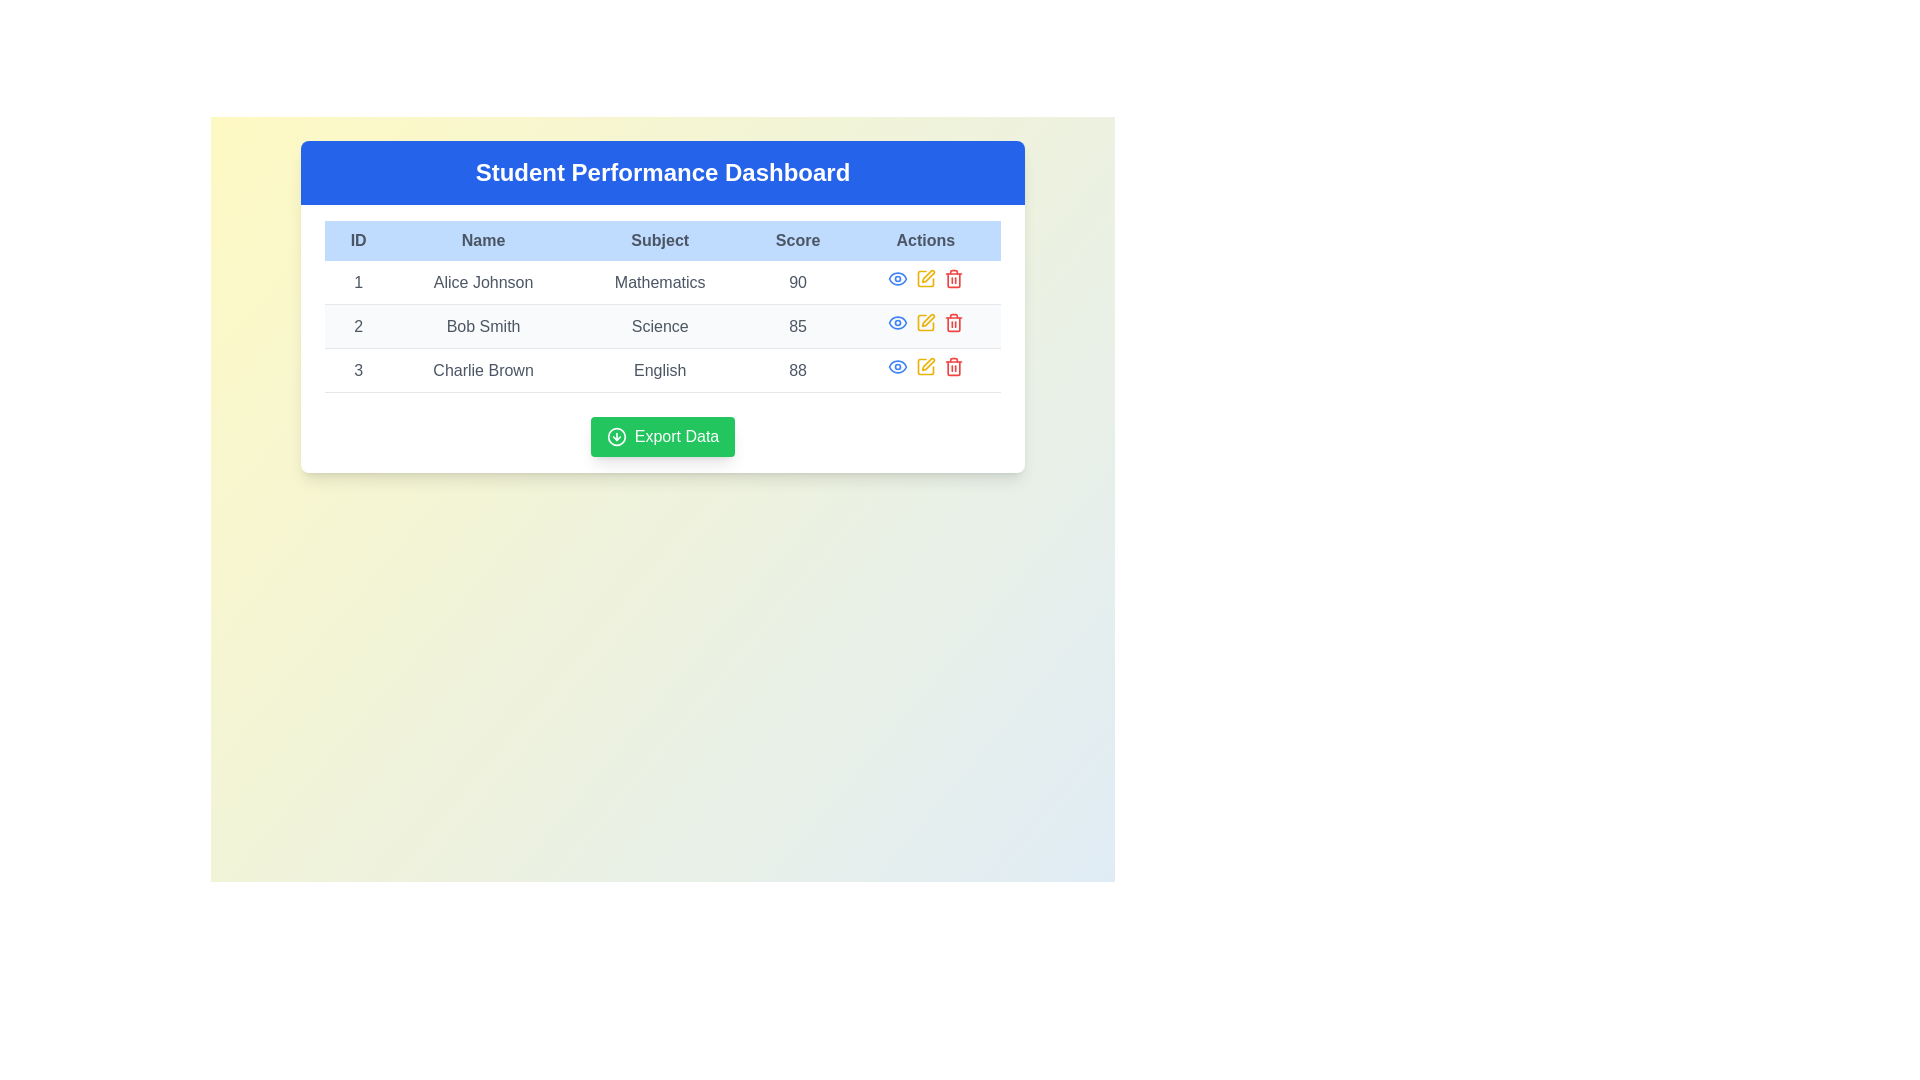 This screenshot has height=1080, width=1920. Describe the element at coordinates (662, 435) in the screenshot. I see `the 'Export Data' button, which has a green background, rounded corners, and features a white bold font with a downward arrow icon, located at the bottom of the student performance dashboard table` at that location.